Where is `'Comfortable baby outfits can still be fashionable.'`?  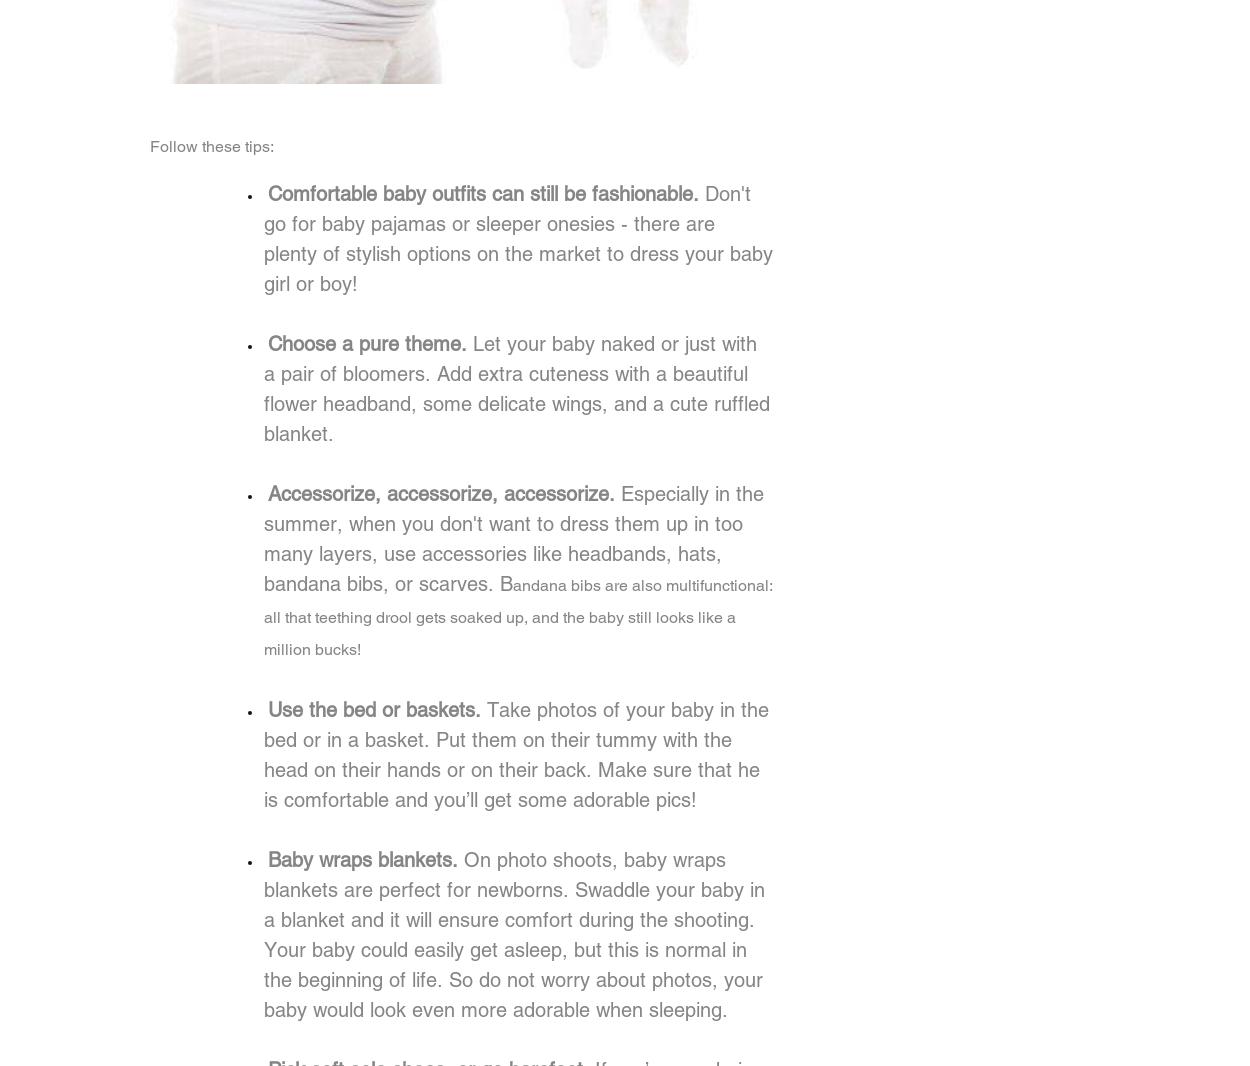 'Comfortable baby outfits can still be fashionable.' is located at coordinates (268, 193).